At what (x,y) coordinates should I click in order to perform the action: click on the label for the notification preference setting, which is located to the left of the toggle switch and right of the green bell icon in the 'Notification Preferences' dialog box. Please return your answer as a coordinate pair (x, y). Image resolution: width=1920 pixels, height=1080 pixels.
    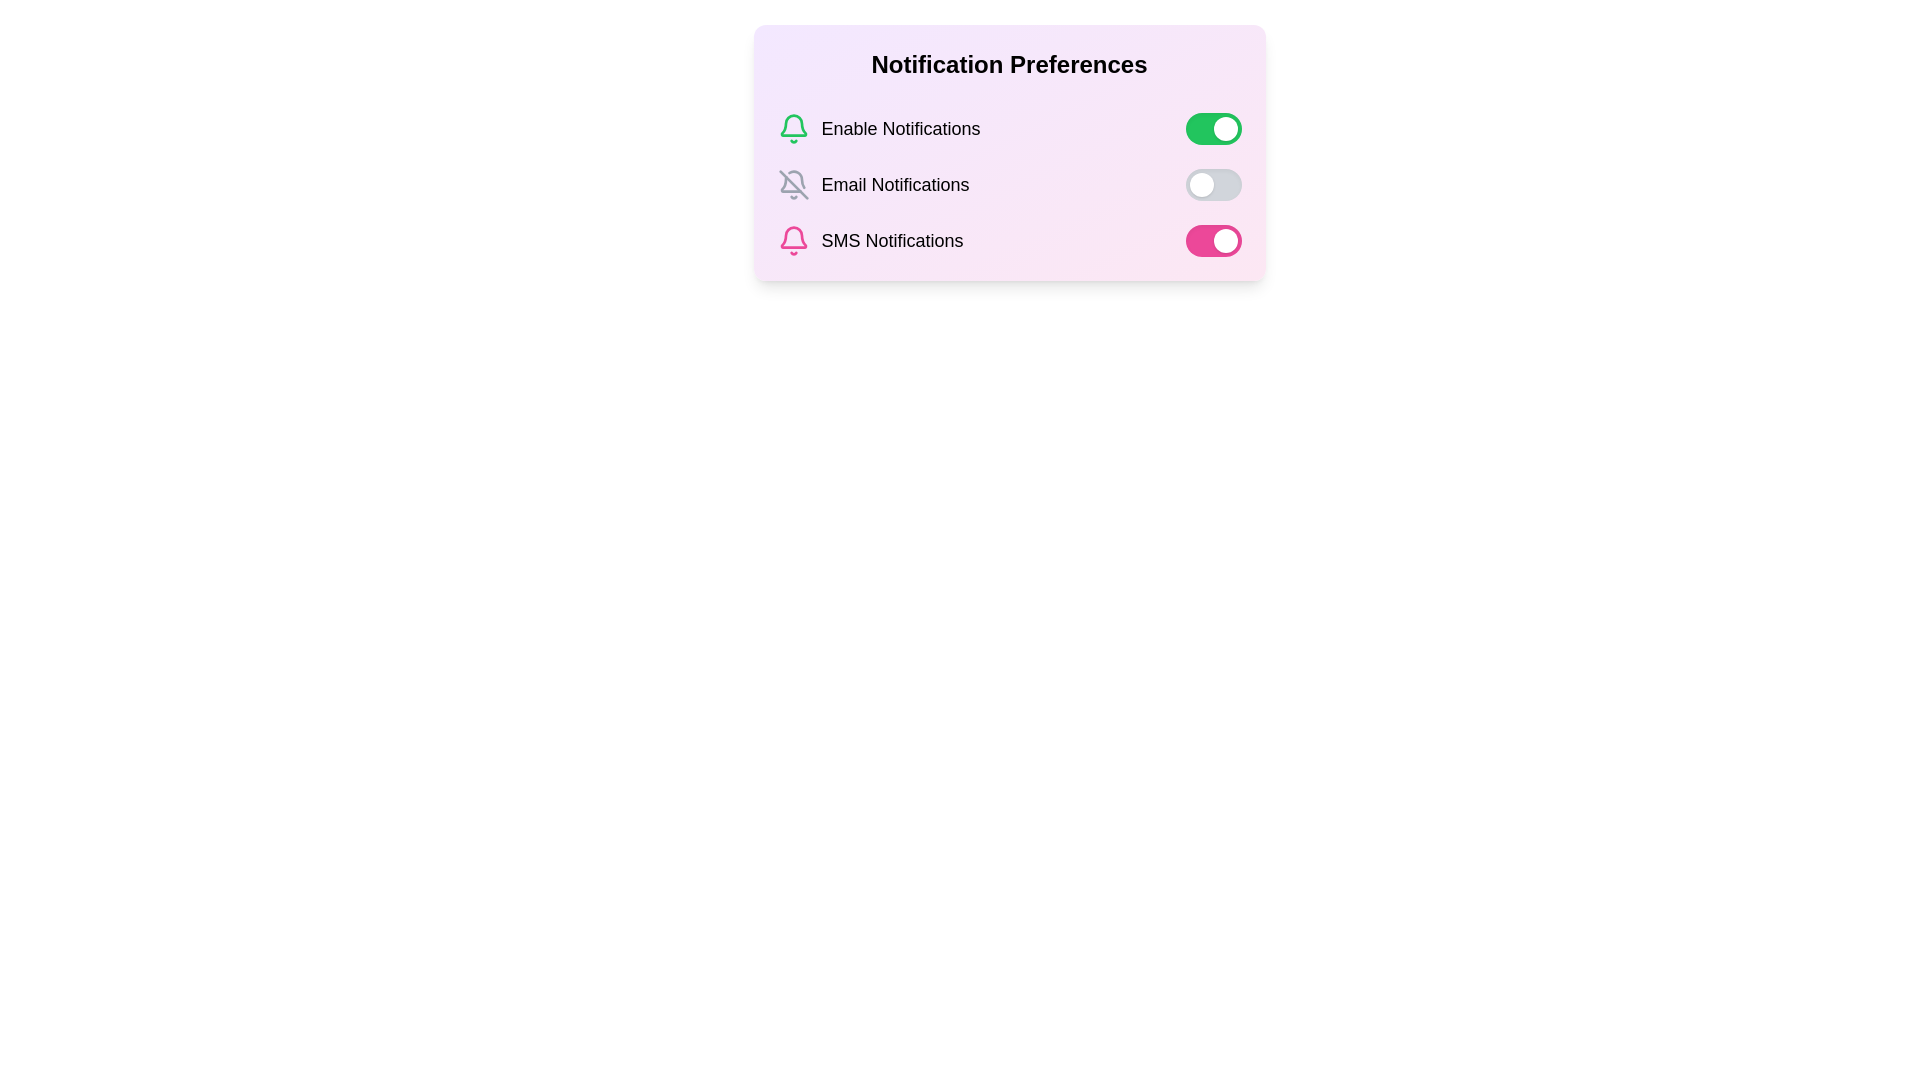
    Looking at the image, I should click on (900, 128).